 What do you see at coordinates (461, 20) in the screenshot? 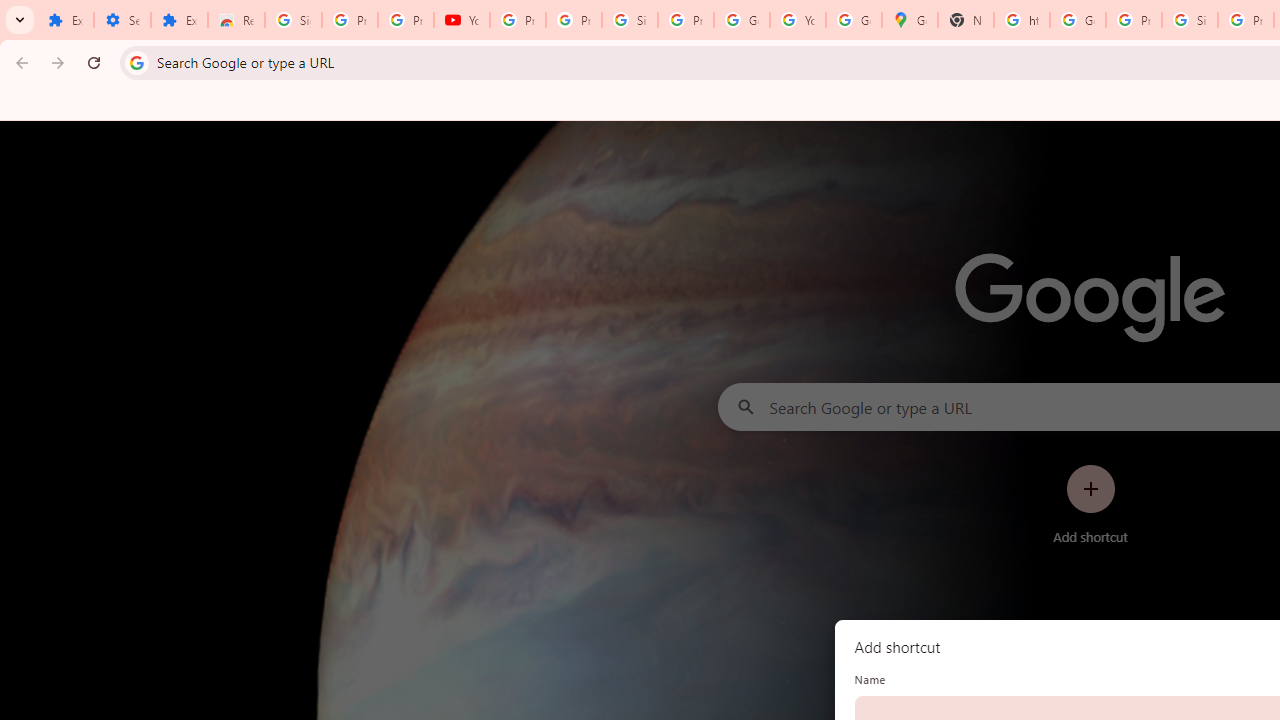
I see `'YouTube'` at bounding box center [461, 20].